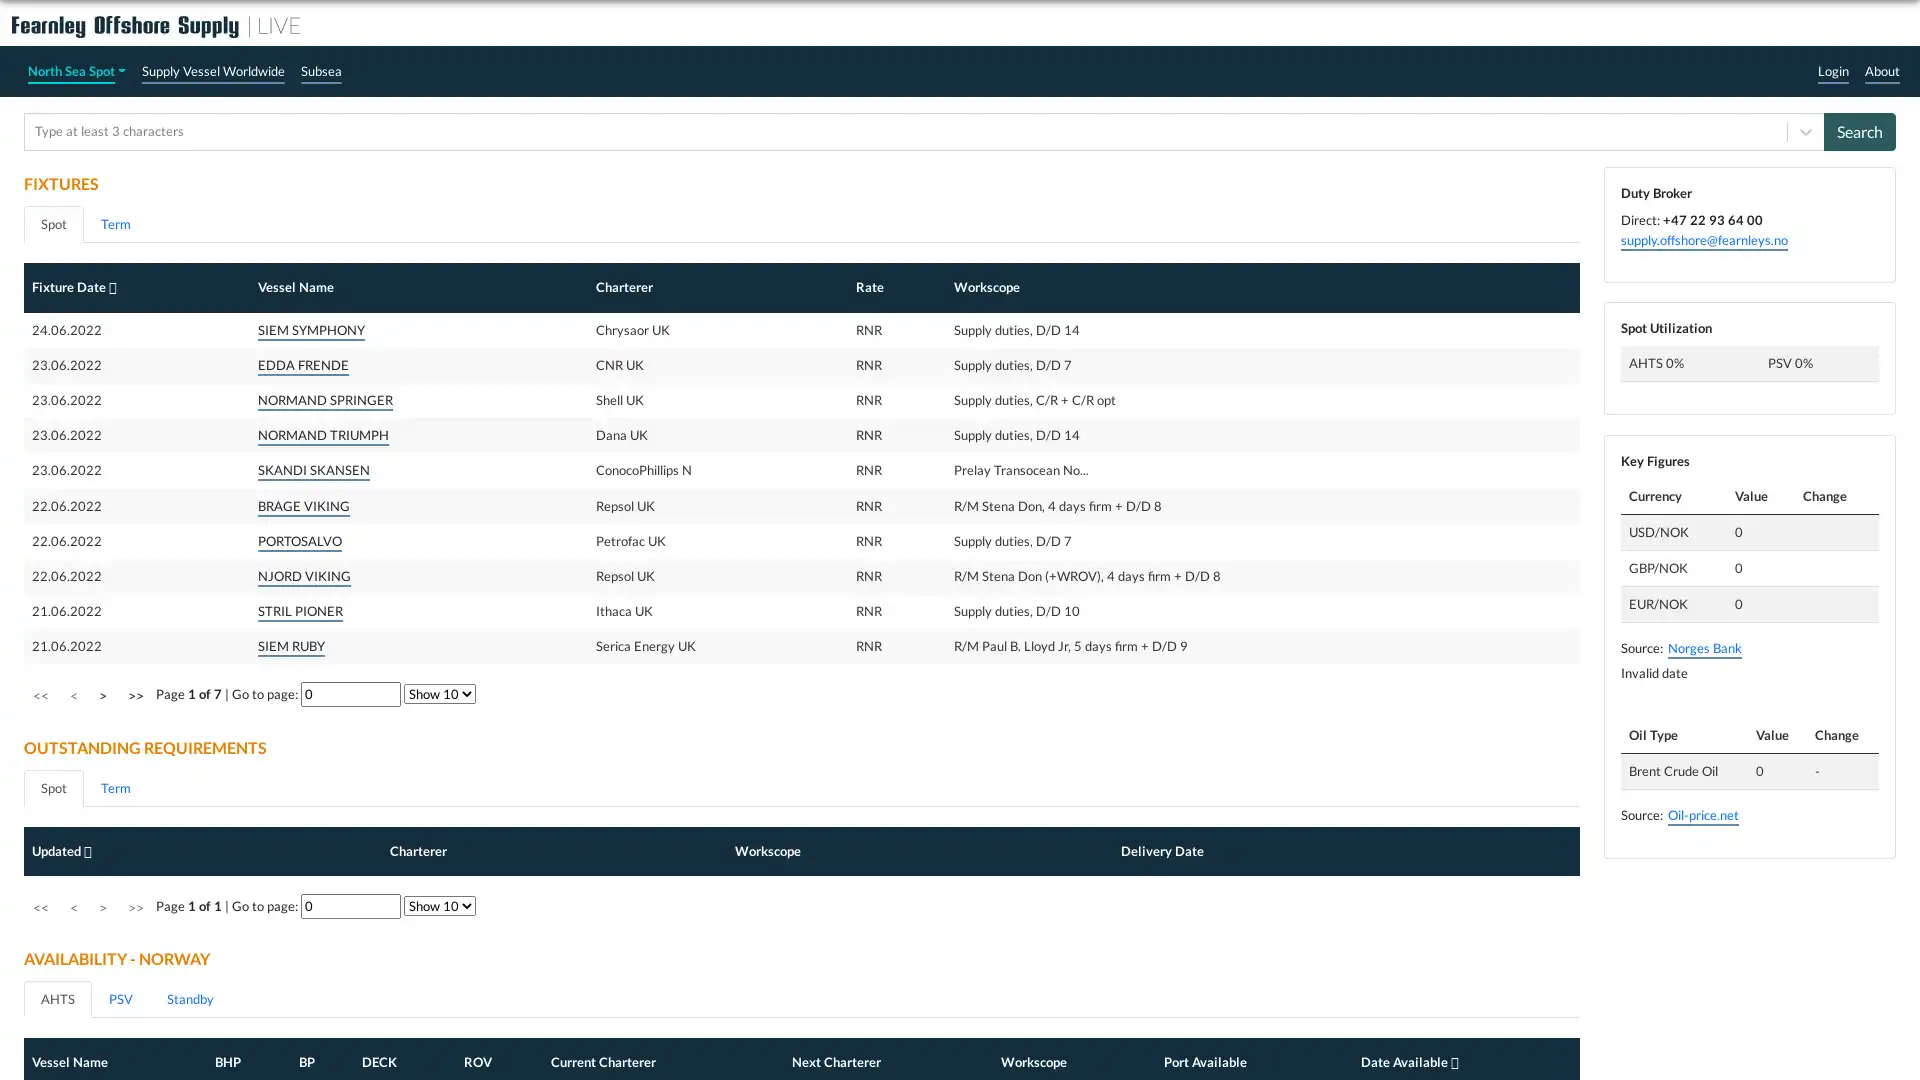  I want to click on North Sea Spot, so click(76, 70).